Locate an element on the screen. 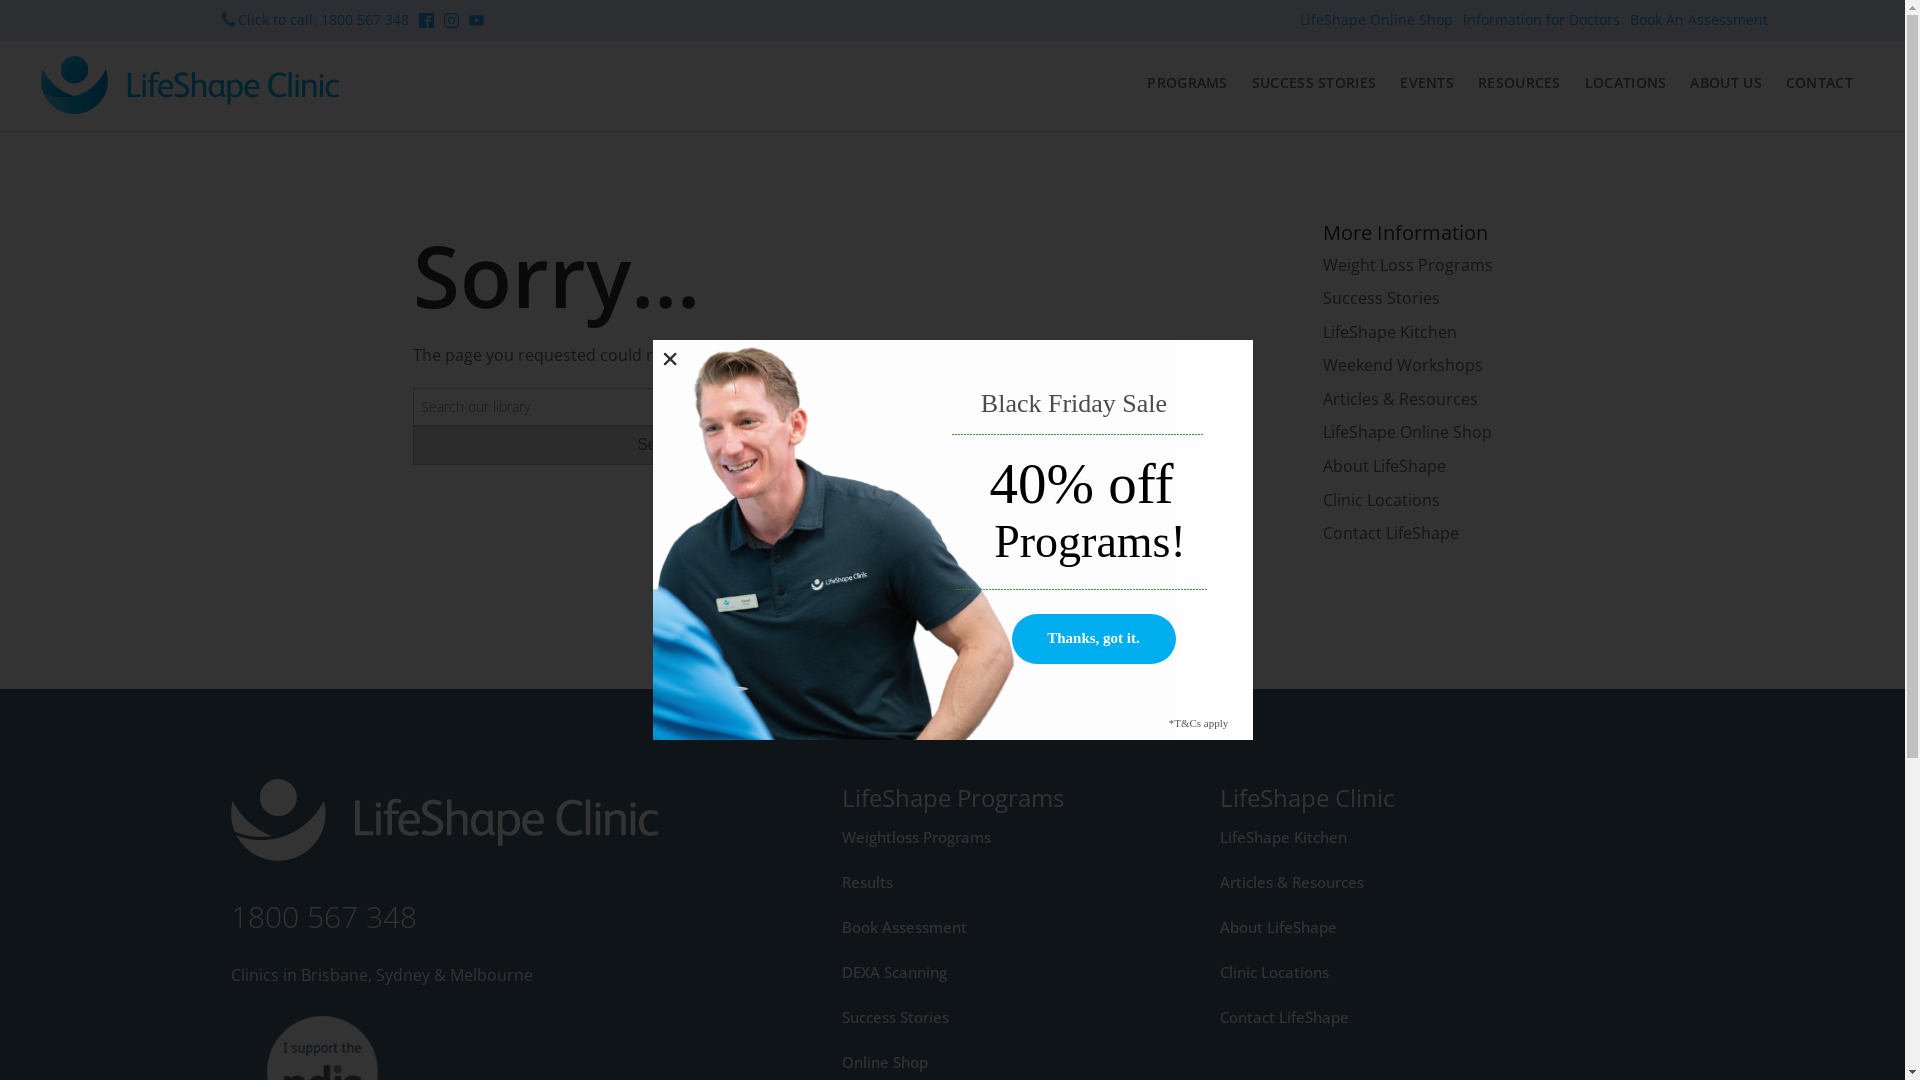 The image size is (1920, 1080). 'EVENTS' is located at coordinates (1425, 82).